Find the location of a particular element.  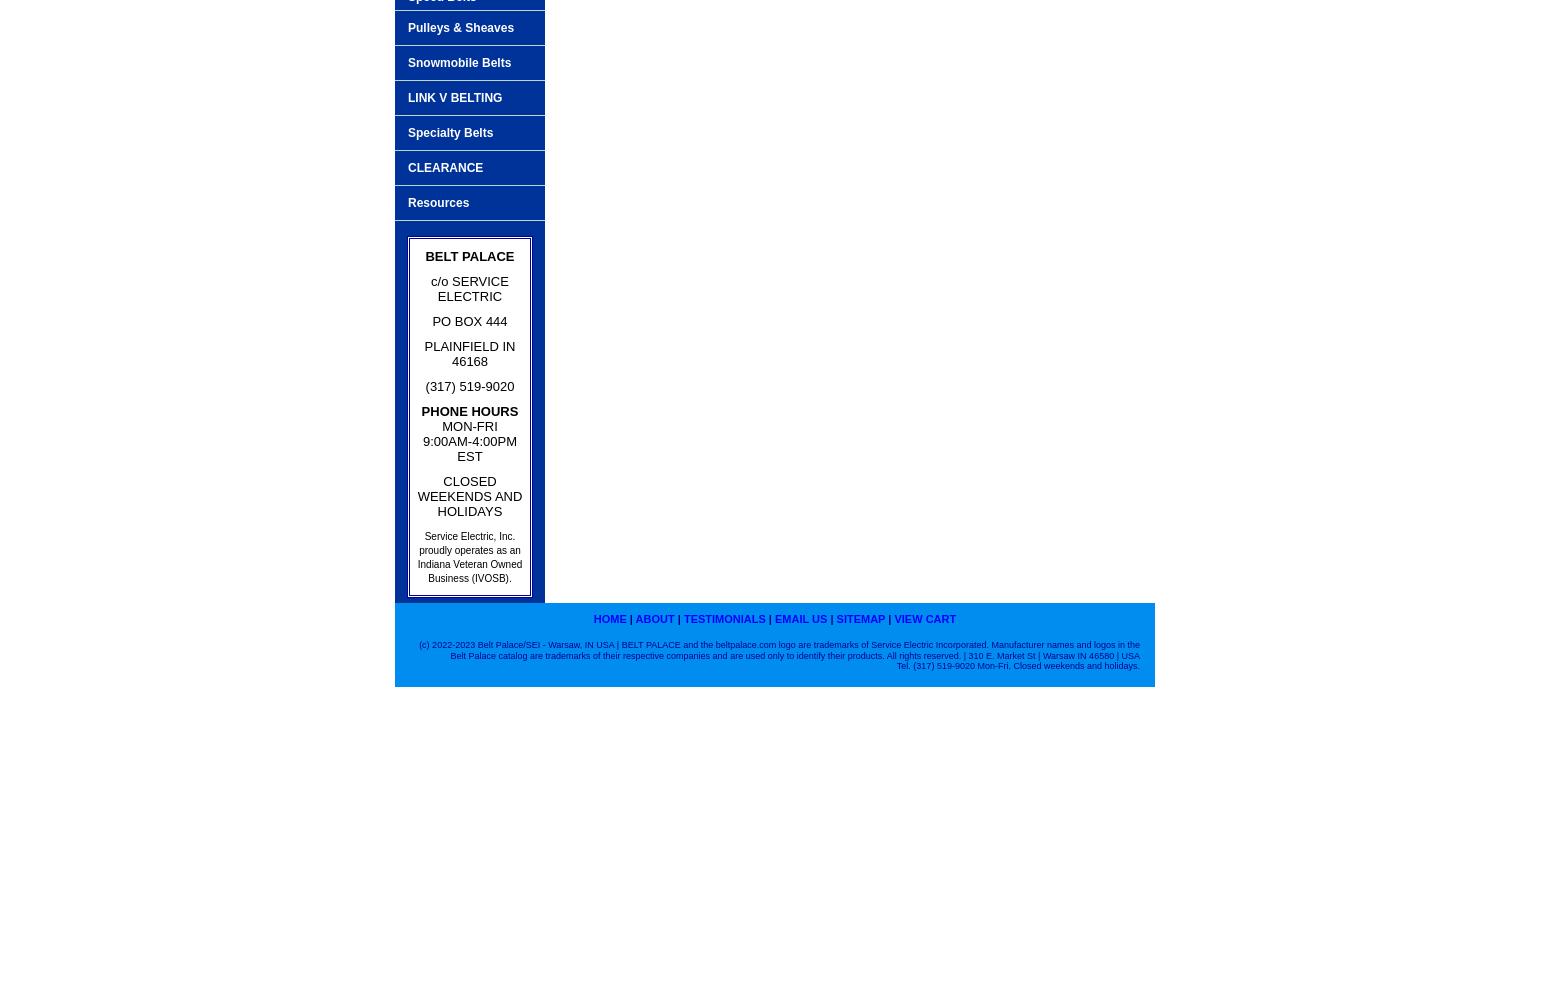

'MON-FRI' is located at coordinates (442, 425).